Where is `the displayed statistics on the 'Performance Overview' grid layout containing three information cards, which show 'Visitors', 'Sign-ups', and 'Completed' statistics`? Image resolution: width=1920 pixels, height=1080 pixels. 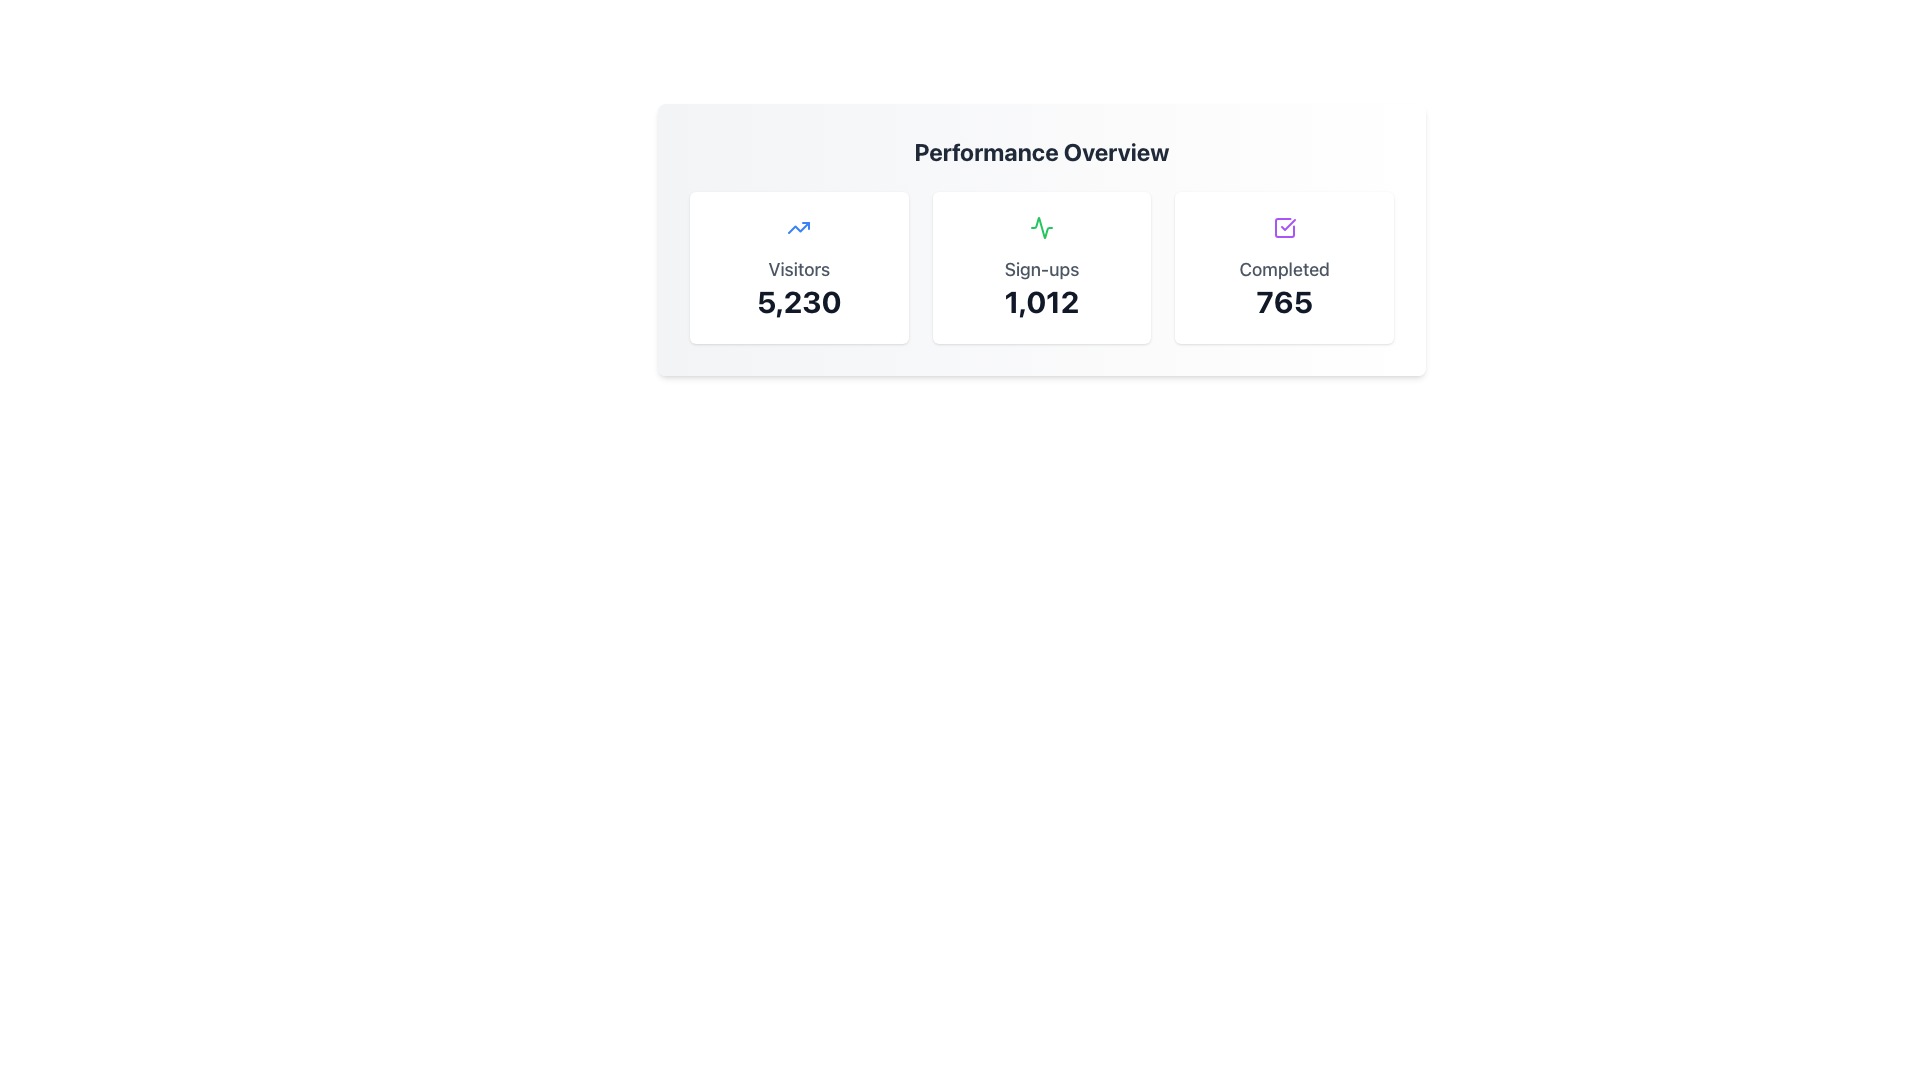
the displayed statistics on the 'Performance Overview' grid layout containing three information cards, which show 'Visitors', 'Sign-ups', and 'Completed' statistics is located at coordinates (1040, 266).